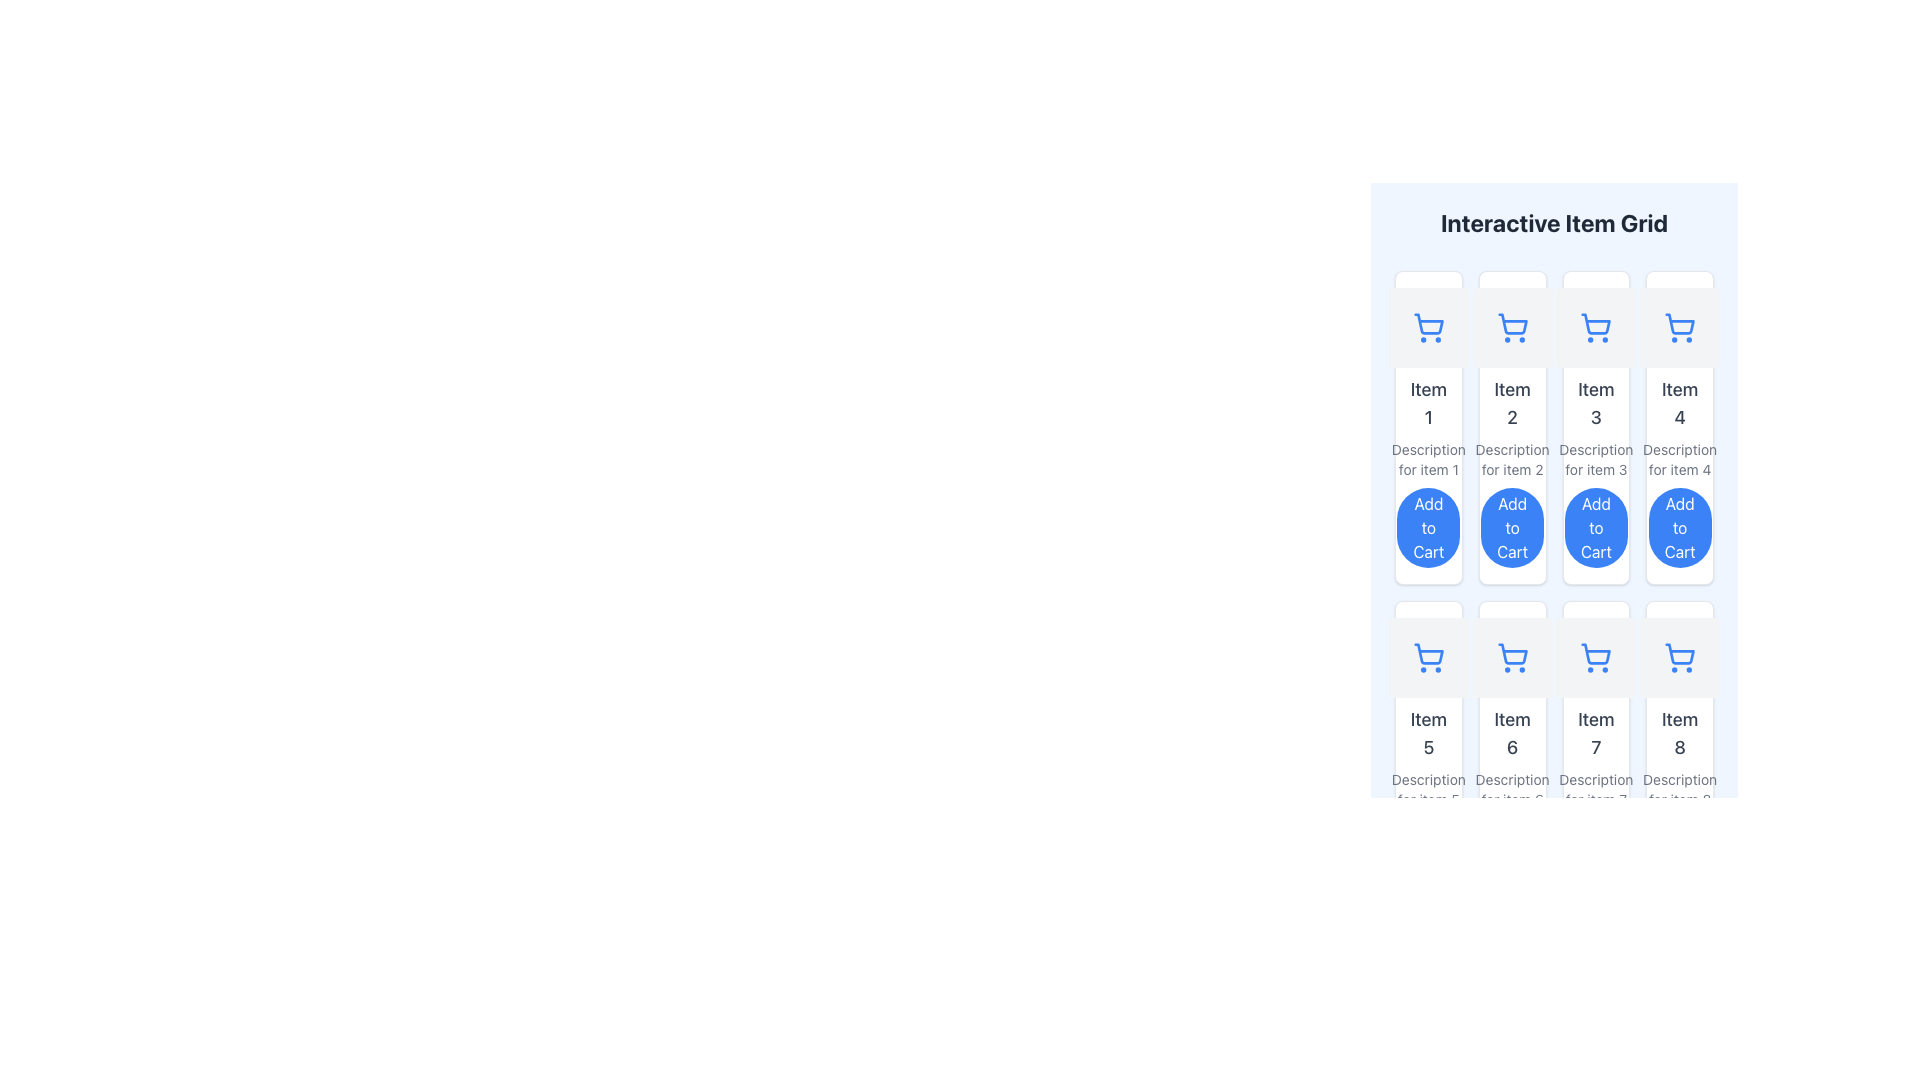  I want to click on the text label displaying 'Item 6', which is positioned in the second row and second column of the grid layout, so click(1512, 733).